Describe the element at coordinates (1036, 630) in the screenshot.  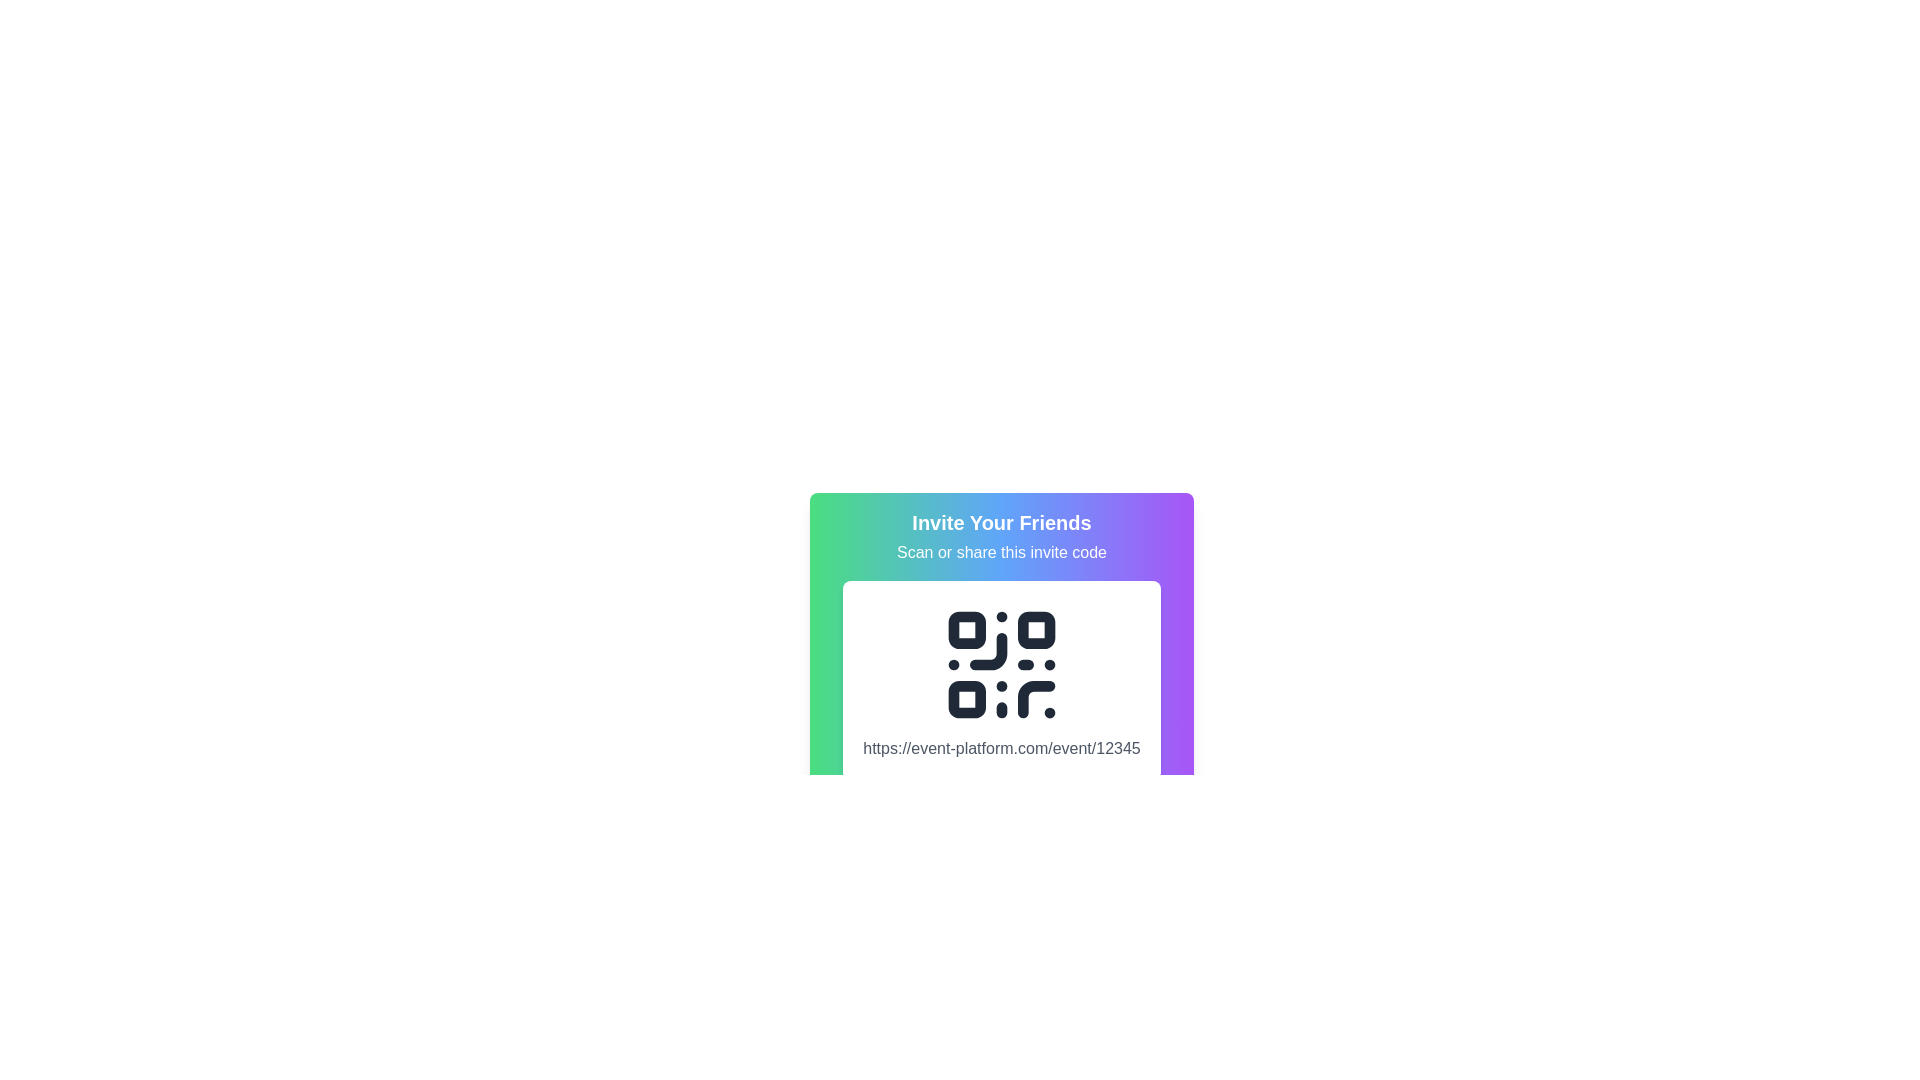
I see `the decorative square component in the top-right section of the QR code graphic that contributes to the encoded structure` at that location.